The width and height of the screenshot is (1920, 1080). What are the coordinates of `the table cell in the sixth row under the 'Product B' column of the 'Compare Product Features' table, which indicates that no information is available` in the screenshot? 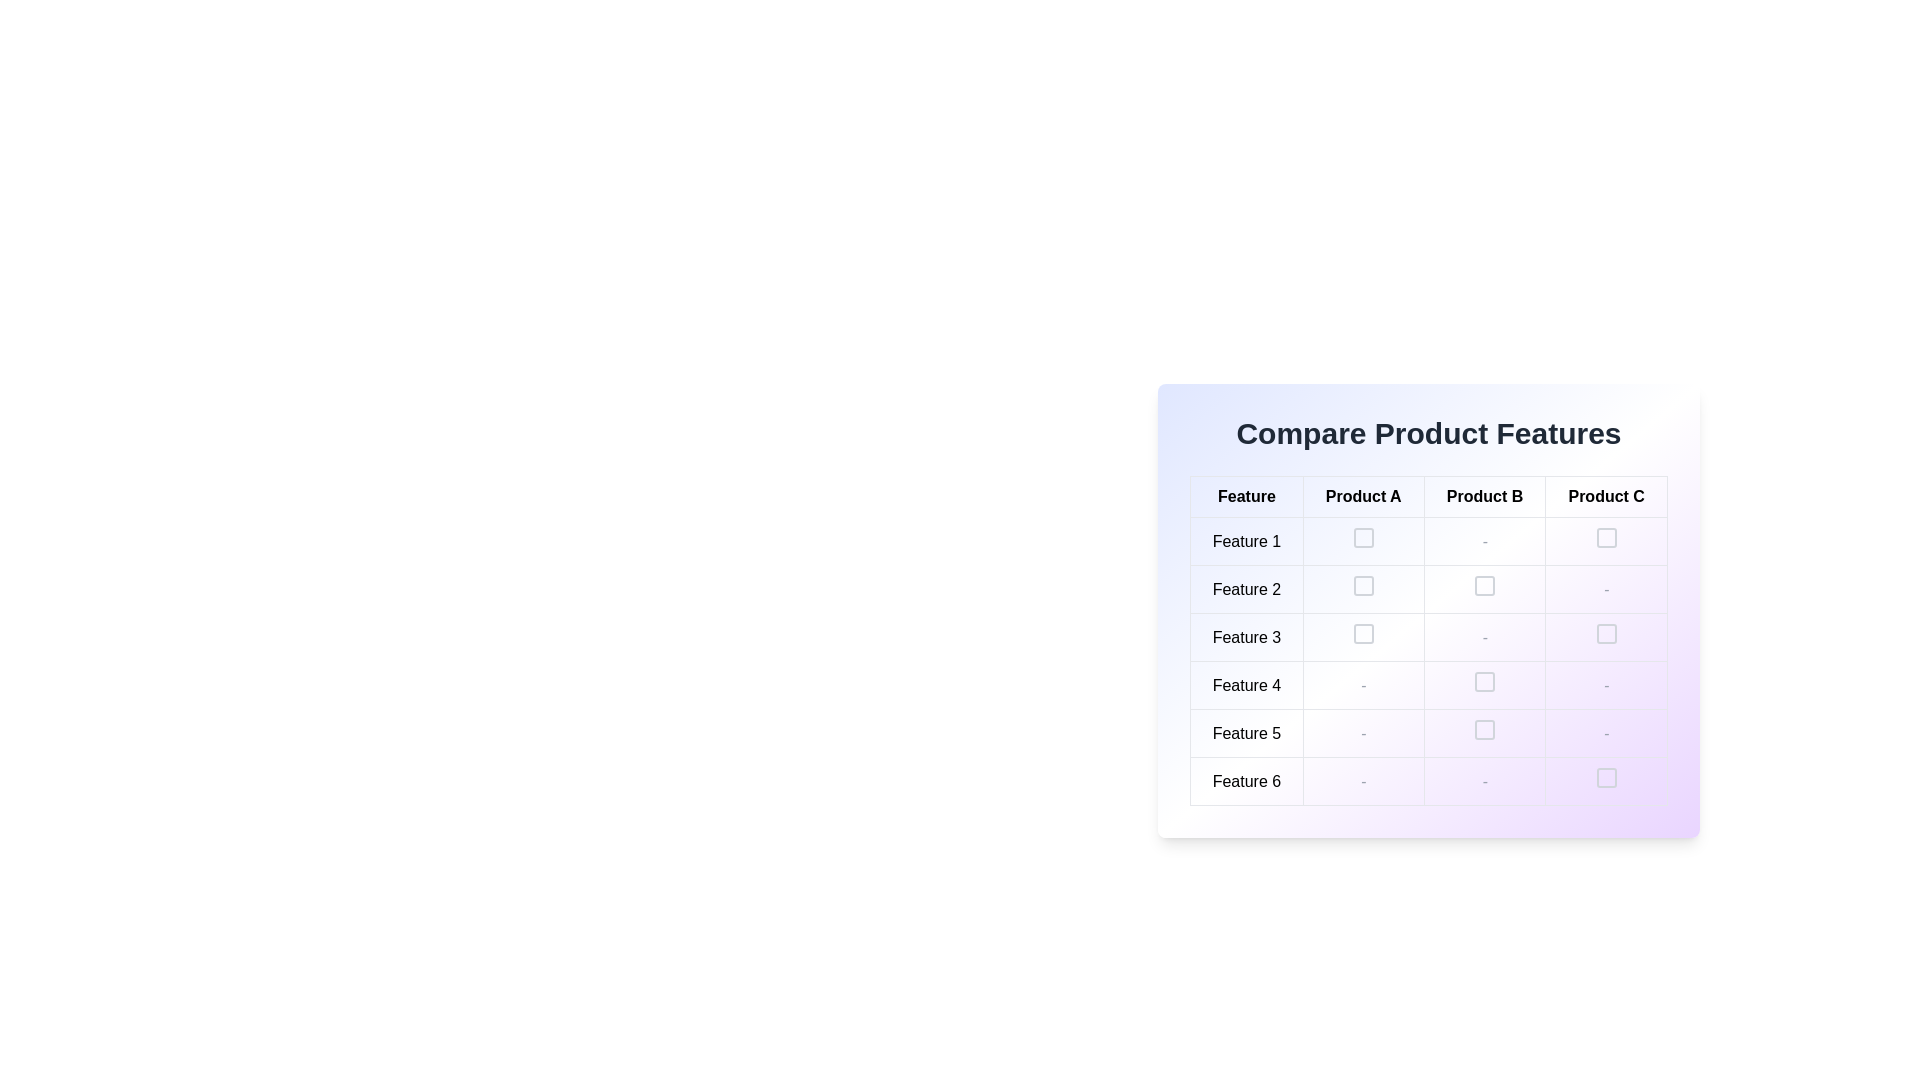 It's located at (1485, 780).